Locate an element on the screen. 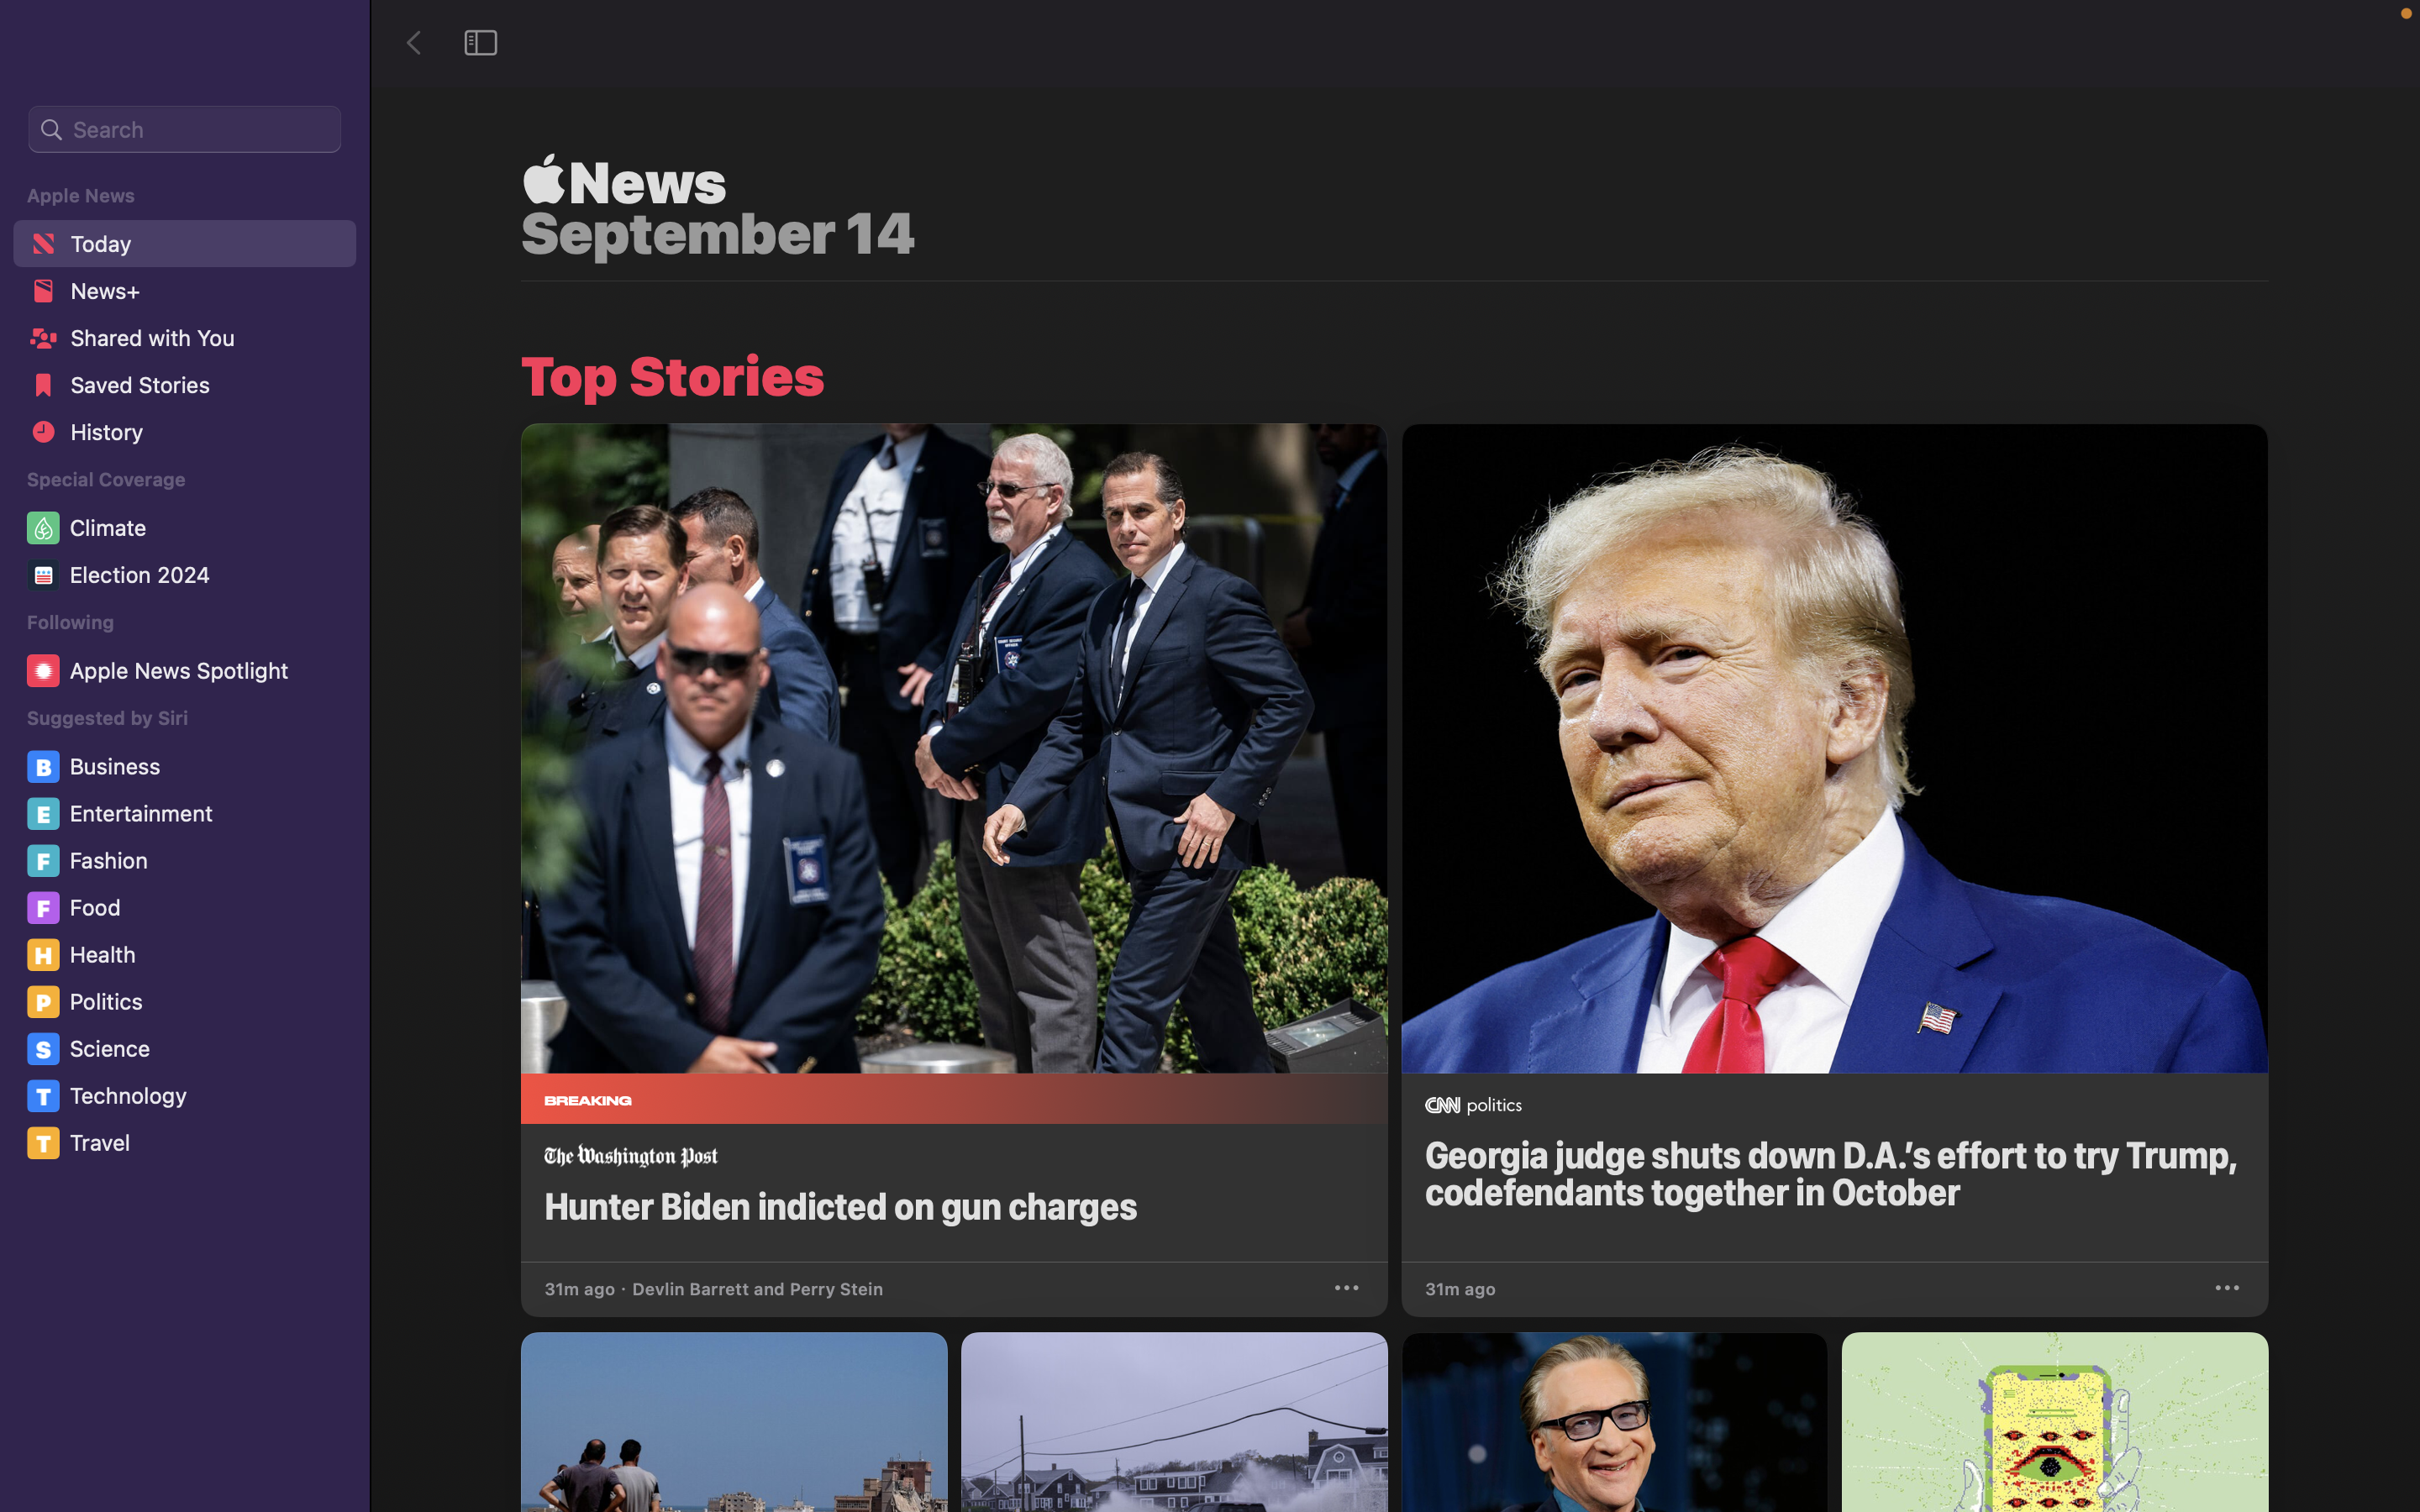  the second news story featuring a judge in Georgia is located at coordinates (1833, 842).